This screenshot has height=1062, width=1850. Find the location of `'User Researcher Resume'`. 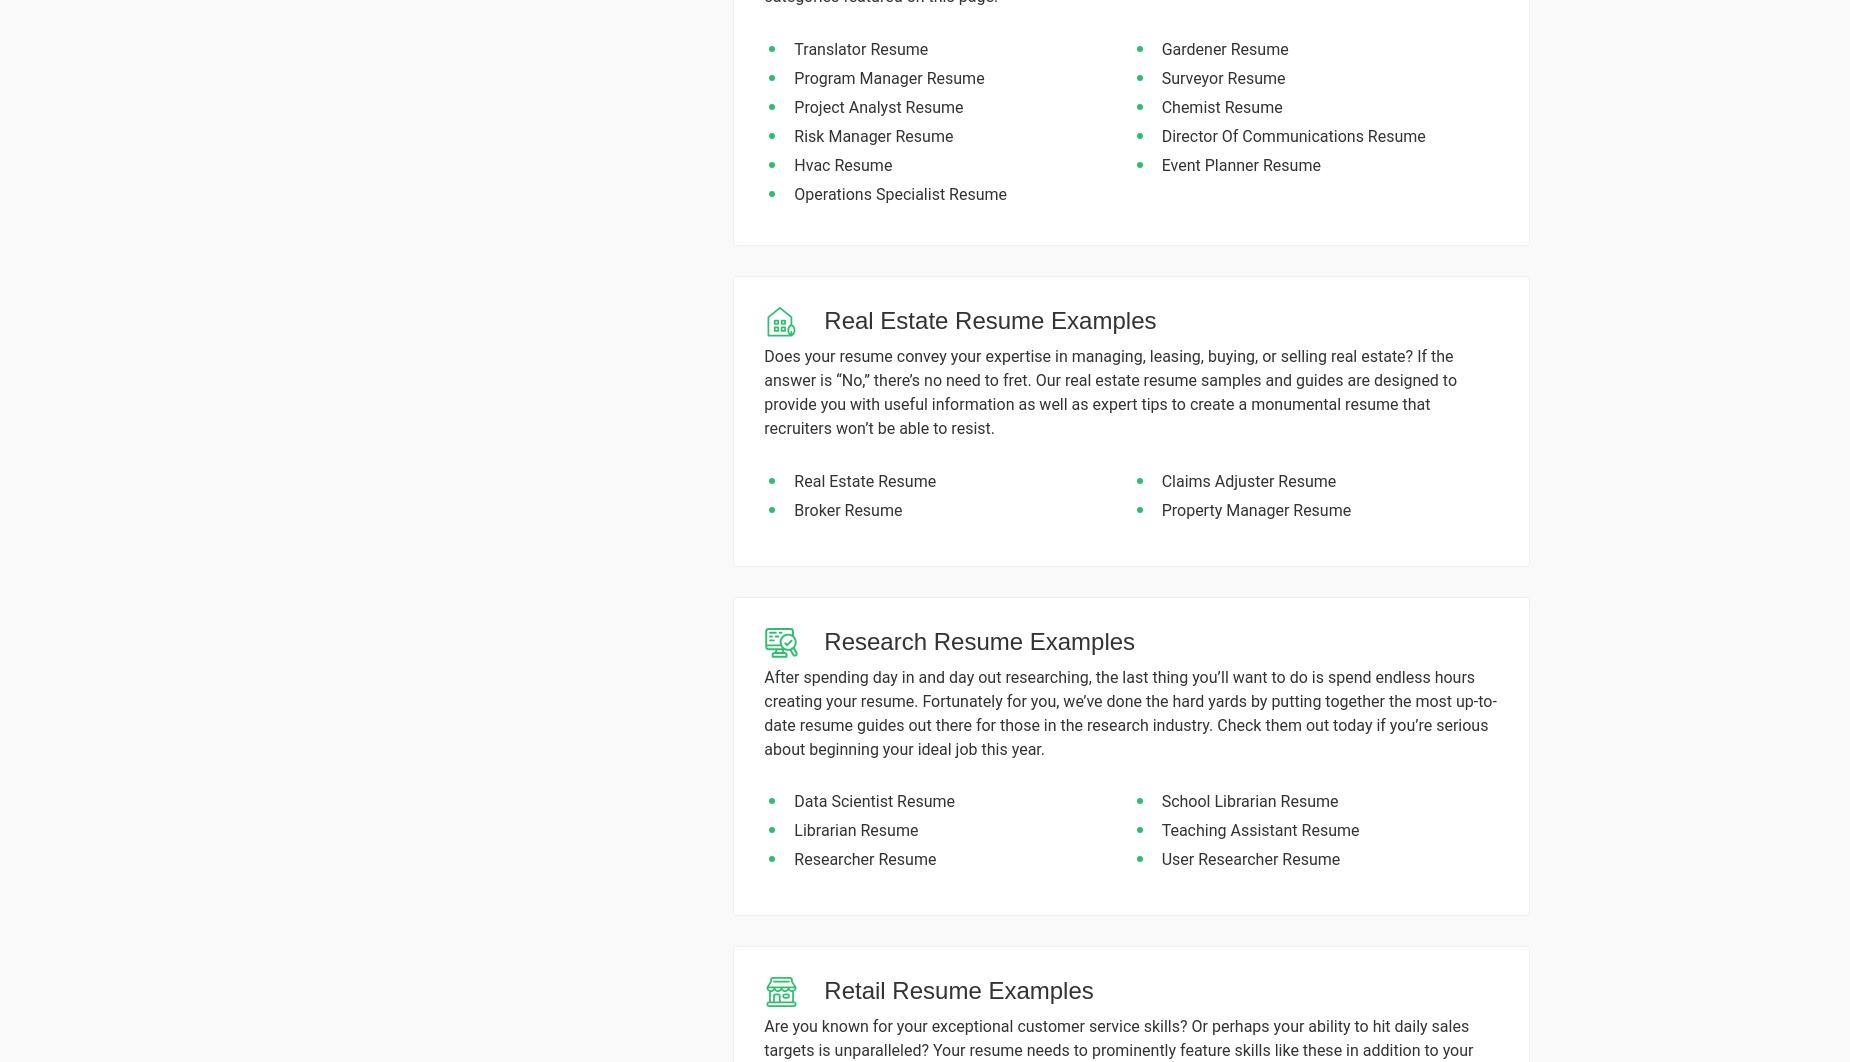

'User Researcher Resume' is located at coordinates (1249, 858).